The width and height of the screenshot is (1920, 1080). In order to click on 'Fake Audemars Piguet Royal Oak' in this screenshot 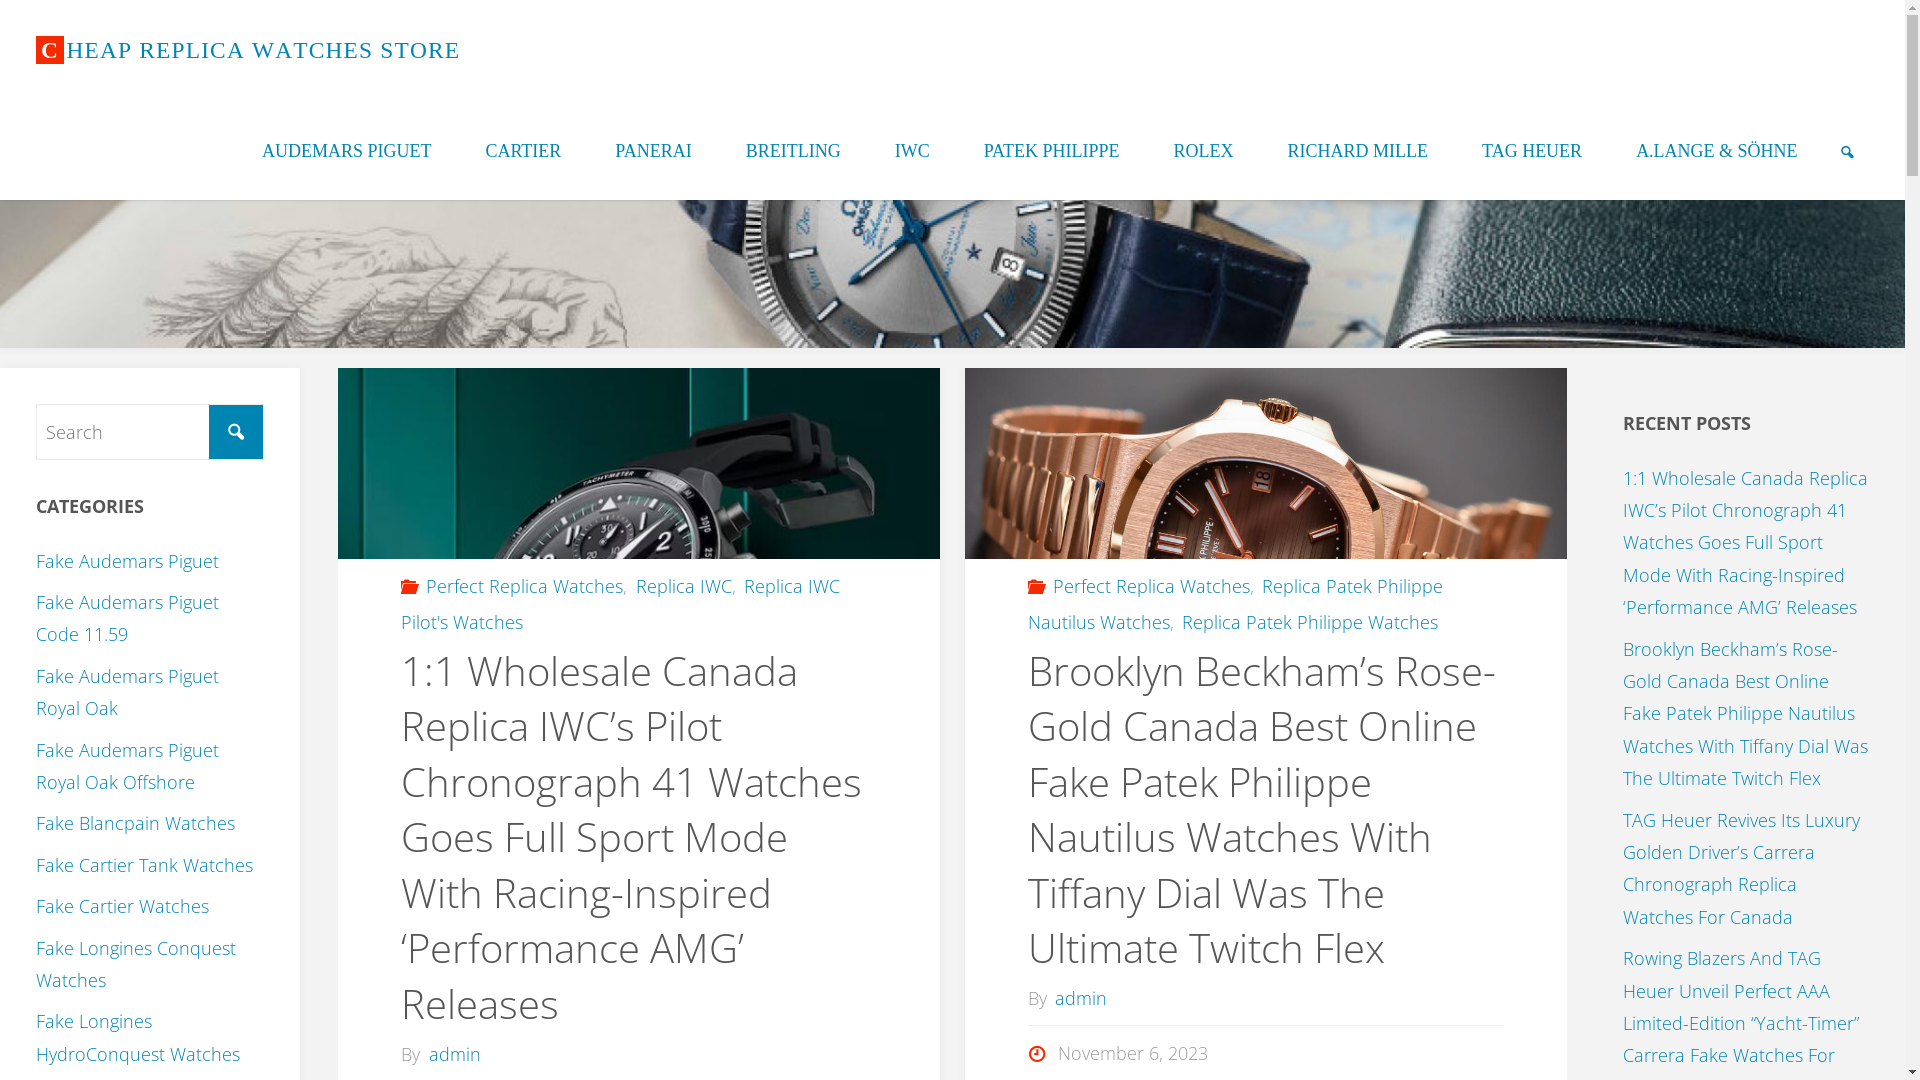, I will do `click(126, 690)`.